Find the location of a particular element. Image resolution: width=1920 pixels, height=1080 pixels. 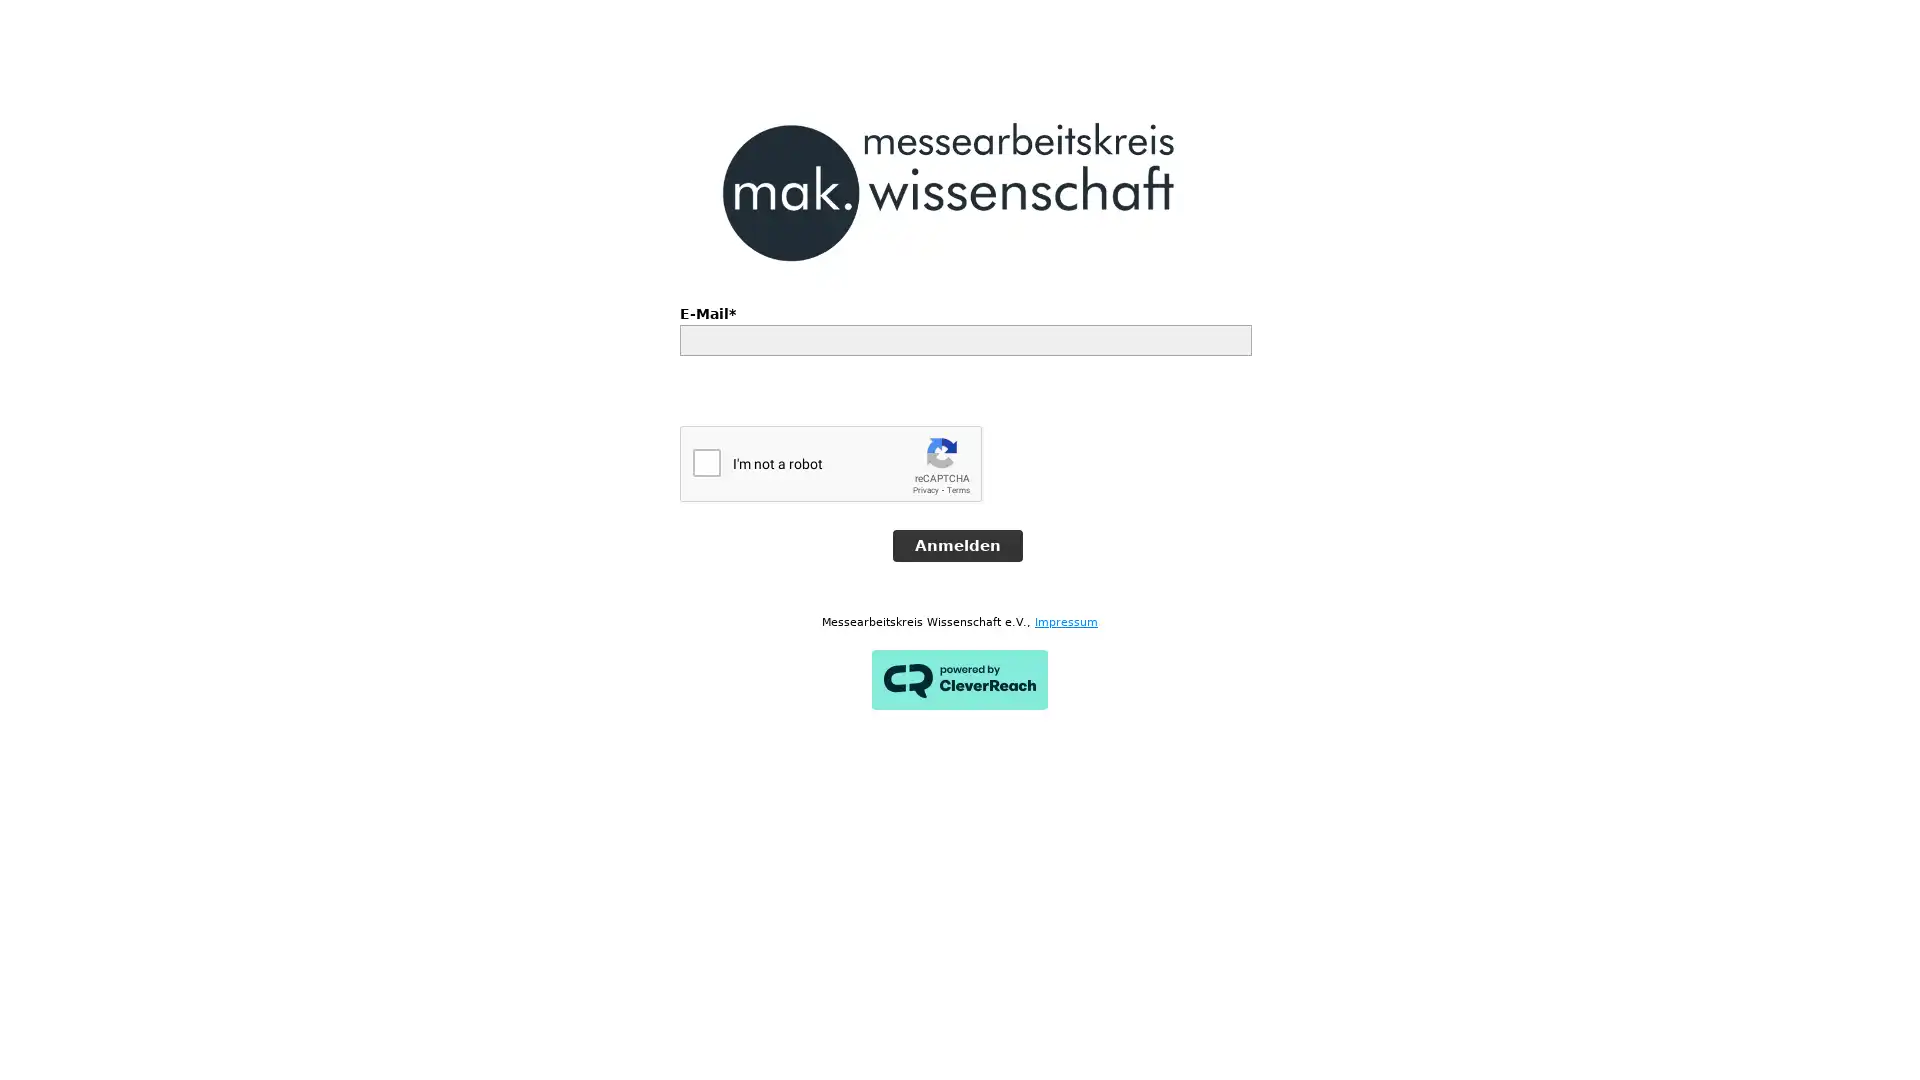

Anmelden is located at coordinates (955, 546).